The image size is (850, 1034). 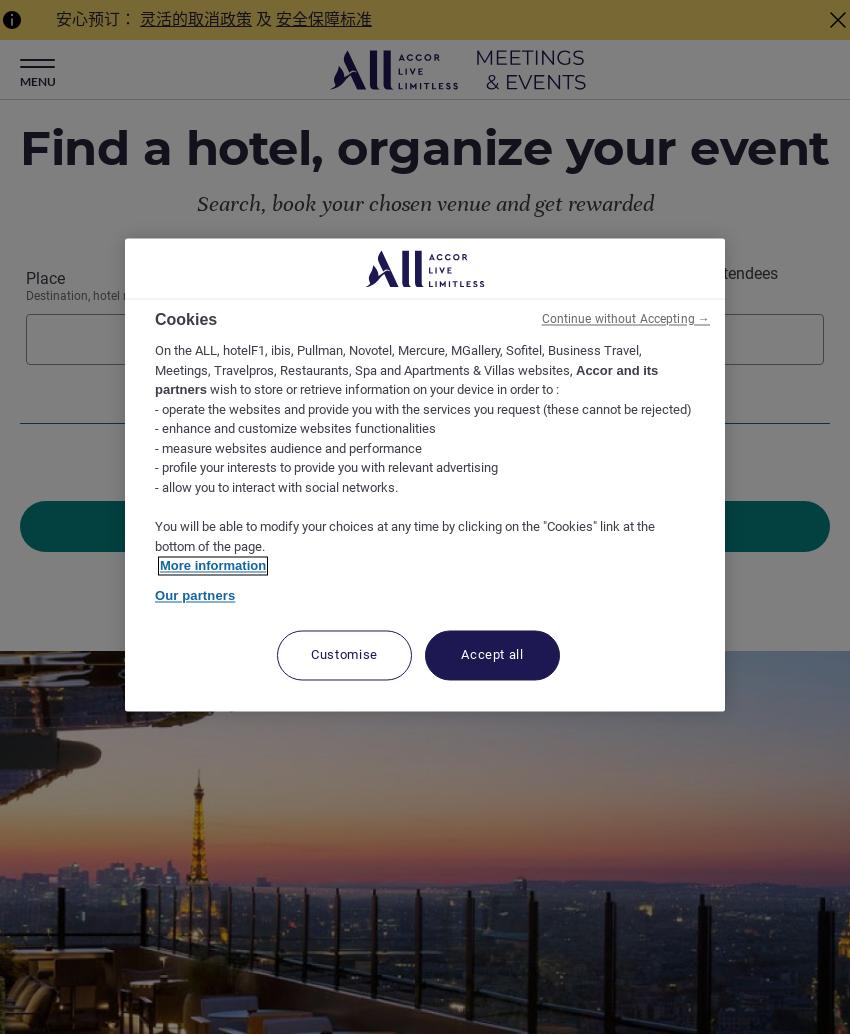 What do you see at coordinates (45, 277) in the screenshot?
I see `'Place'` at bounding box center [45, 277].